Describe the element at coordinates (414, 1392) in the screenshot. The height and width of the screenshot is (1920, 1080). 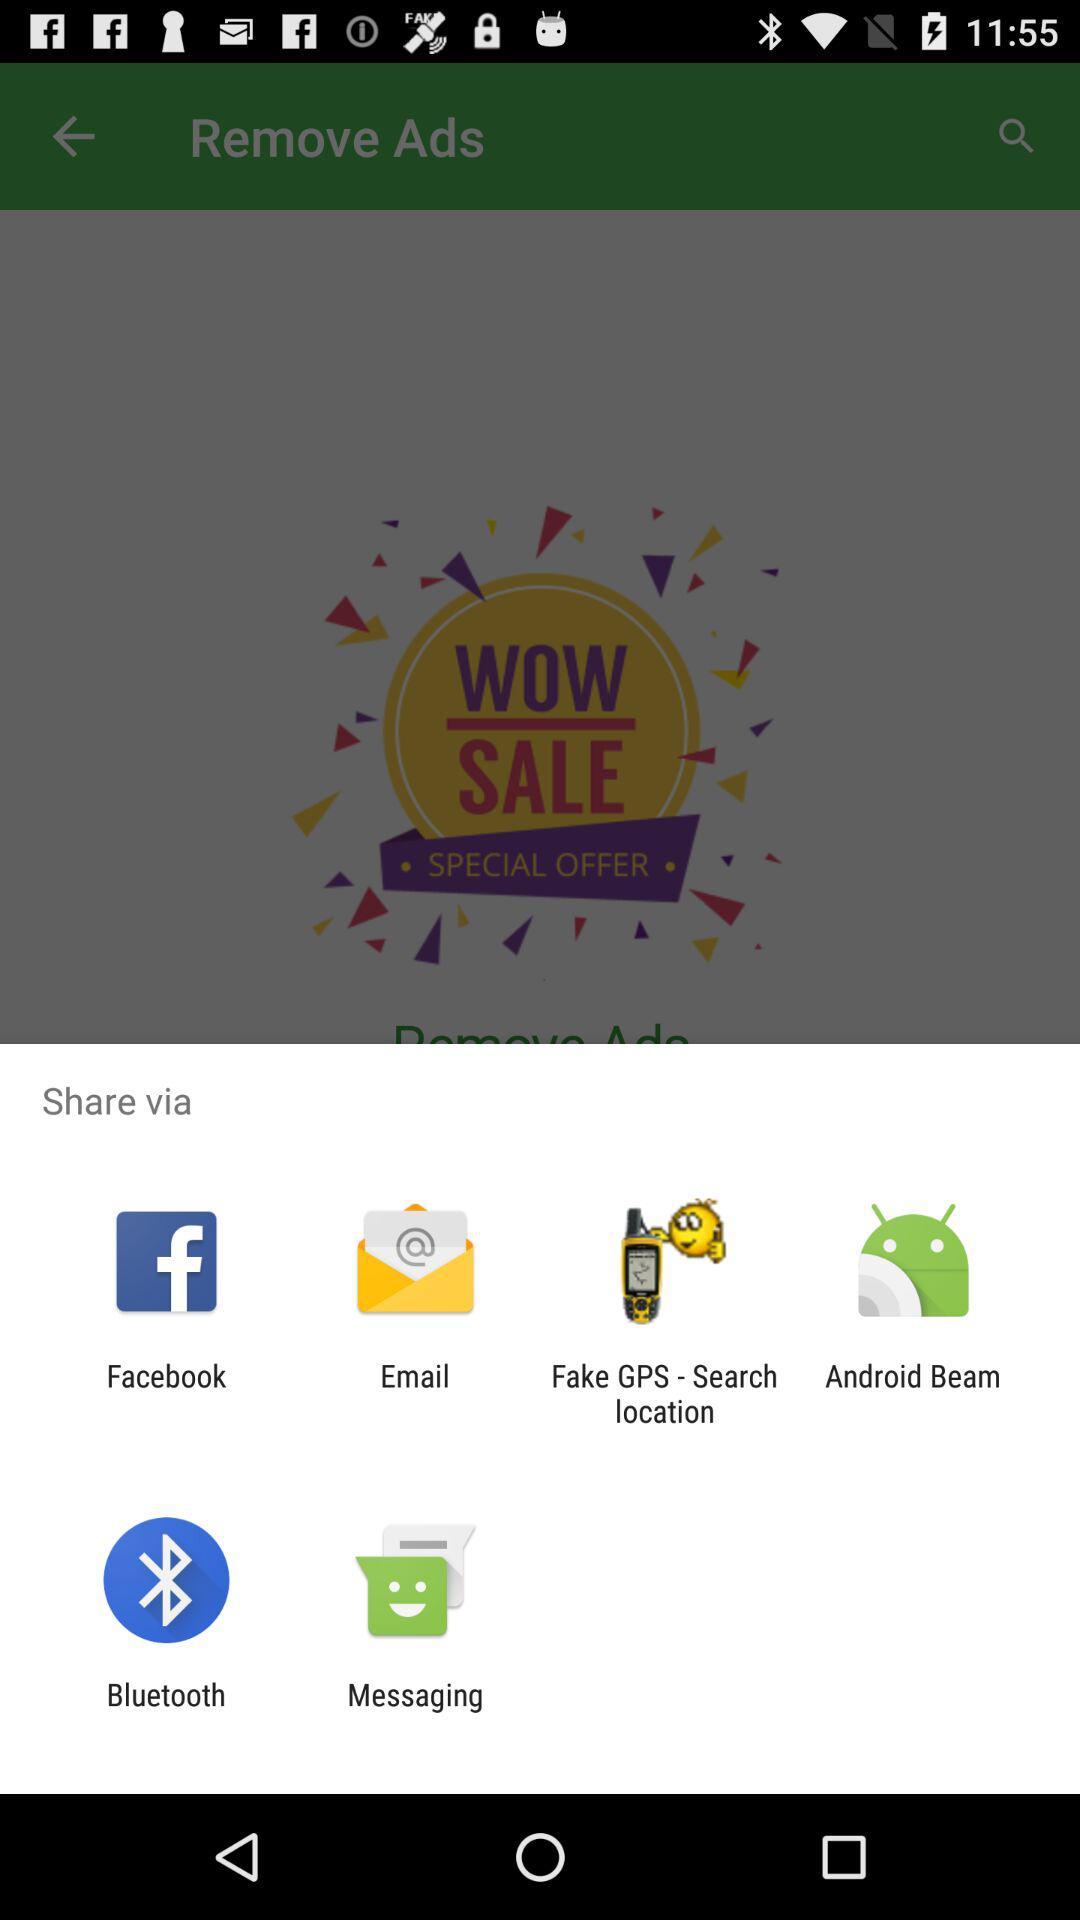
I see `the icon to the right of facebook icon` at that location.